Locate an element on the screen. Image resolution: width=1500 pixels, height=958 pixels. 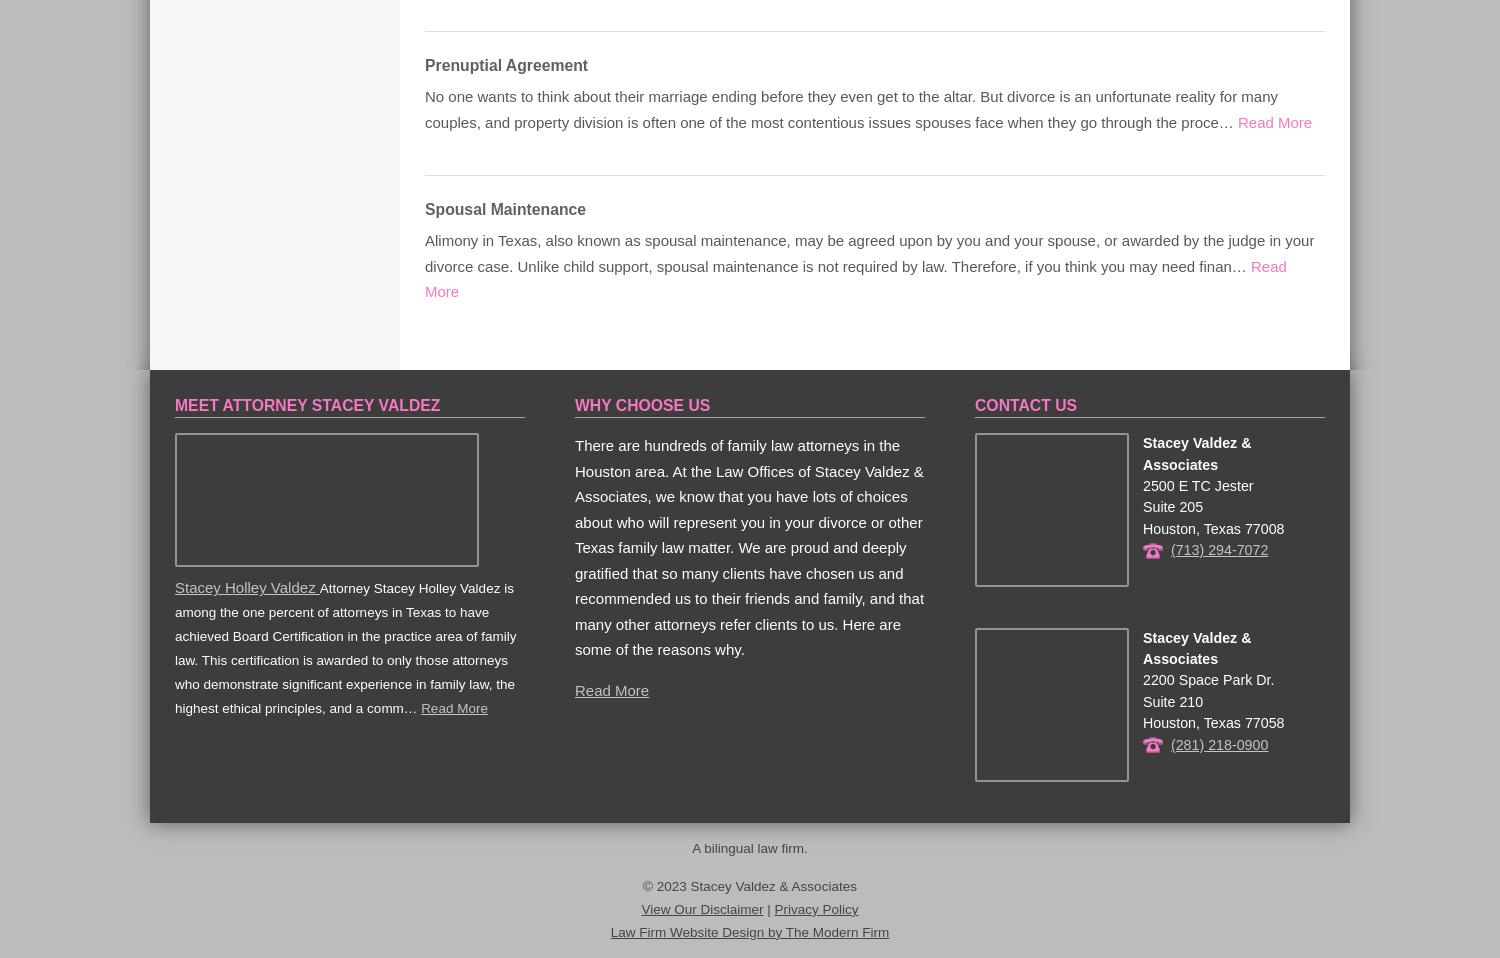
'There are hundreds of family law attorneys in the Houston area. At the Law Offices of Stacey Valdez & Associates, we know that you have lots of choices about who will represent you in your divorce or other Texas family law matter. We are proud and deeply gratified that so many clients have chosen us and recommended us to their friends and family, and that many other attorneys refer clients to us. Here are some of the reasons why.' is located at coordinates (748, 546).